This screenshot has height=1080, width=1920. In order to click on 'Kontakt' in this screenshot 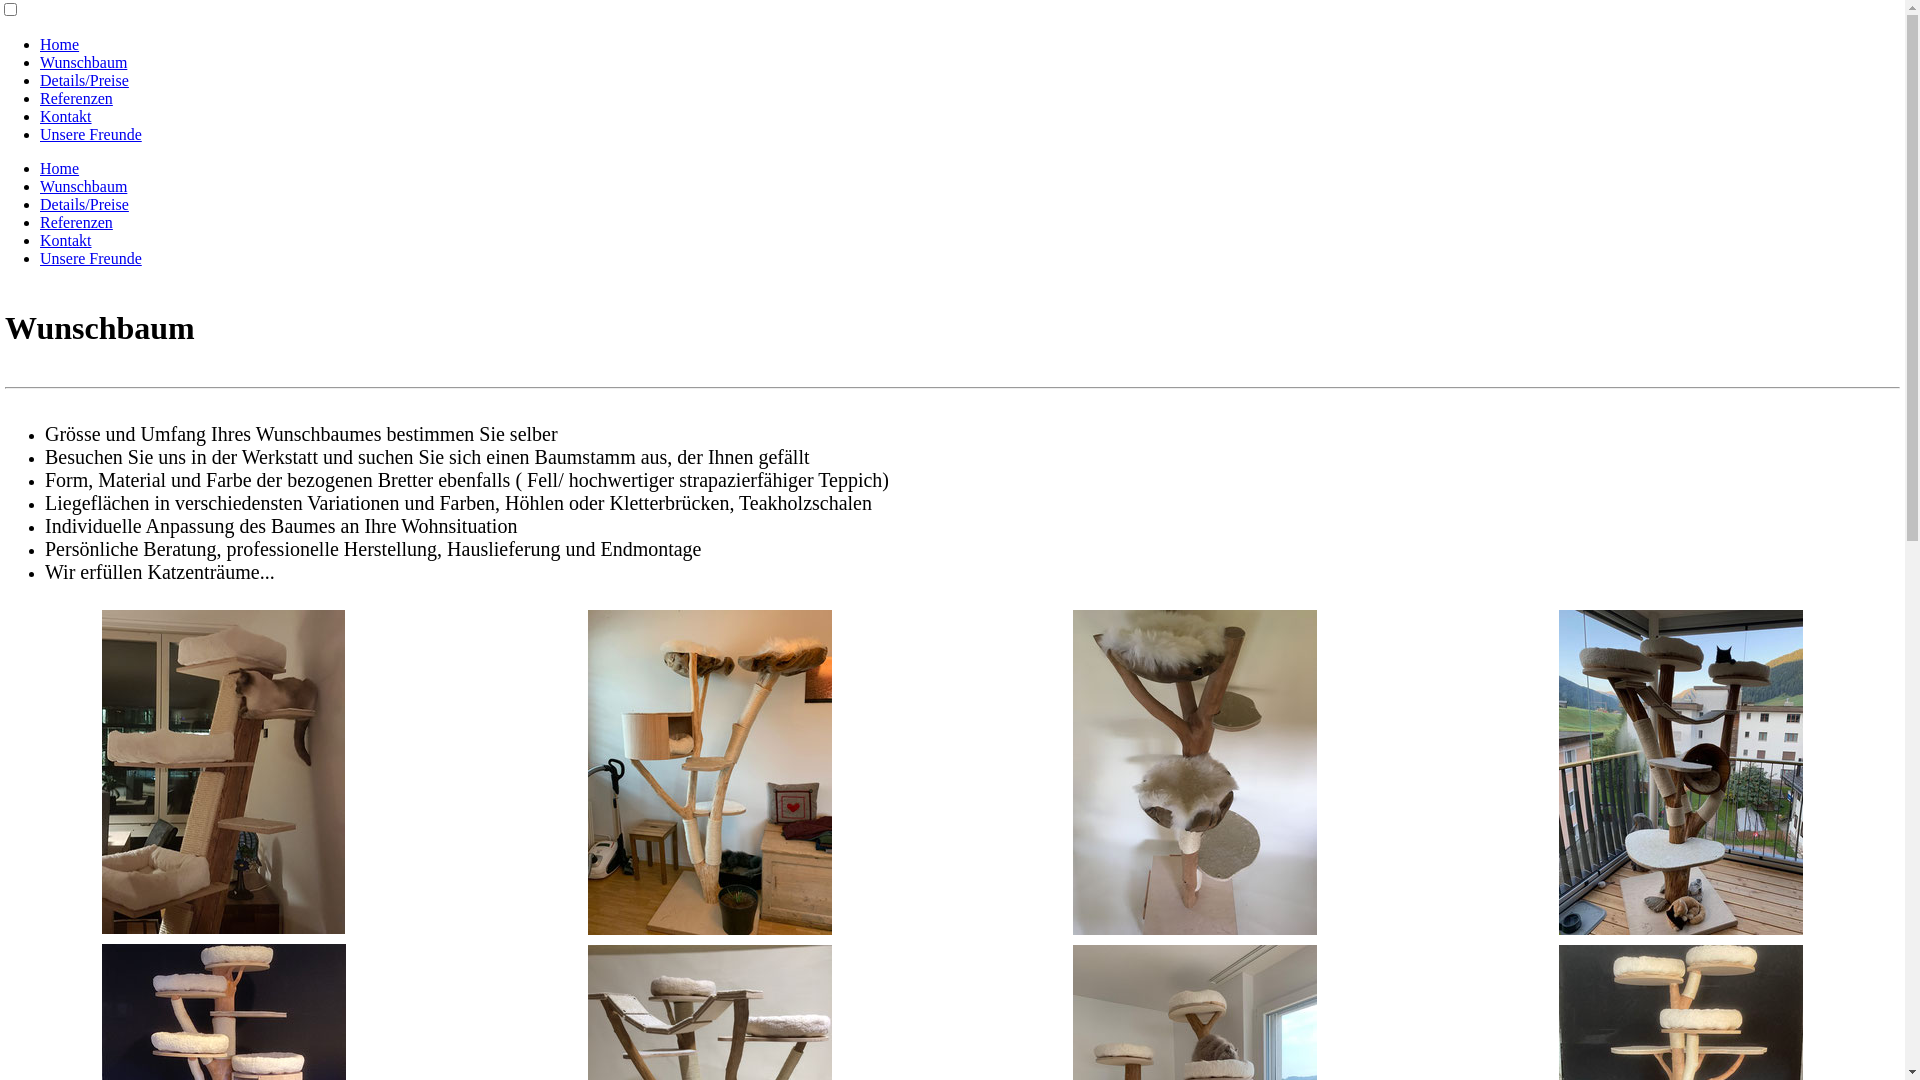, I will do `click(66, 239)`.